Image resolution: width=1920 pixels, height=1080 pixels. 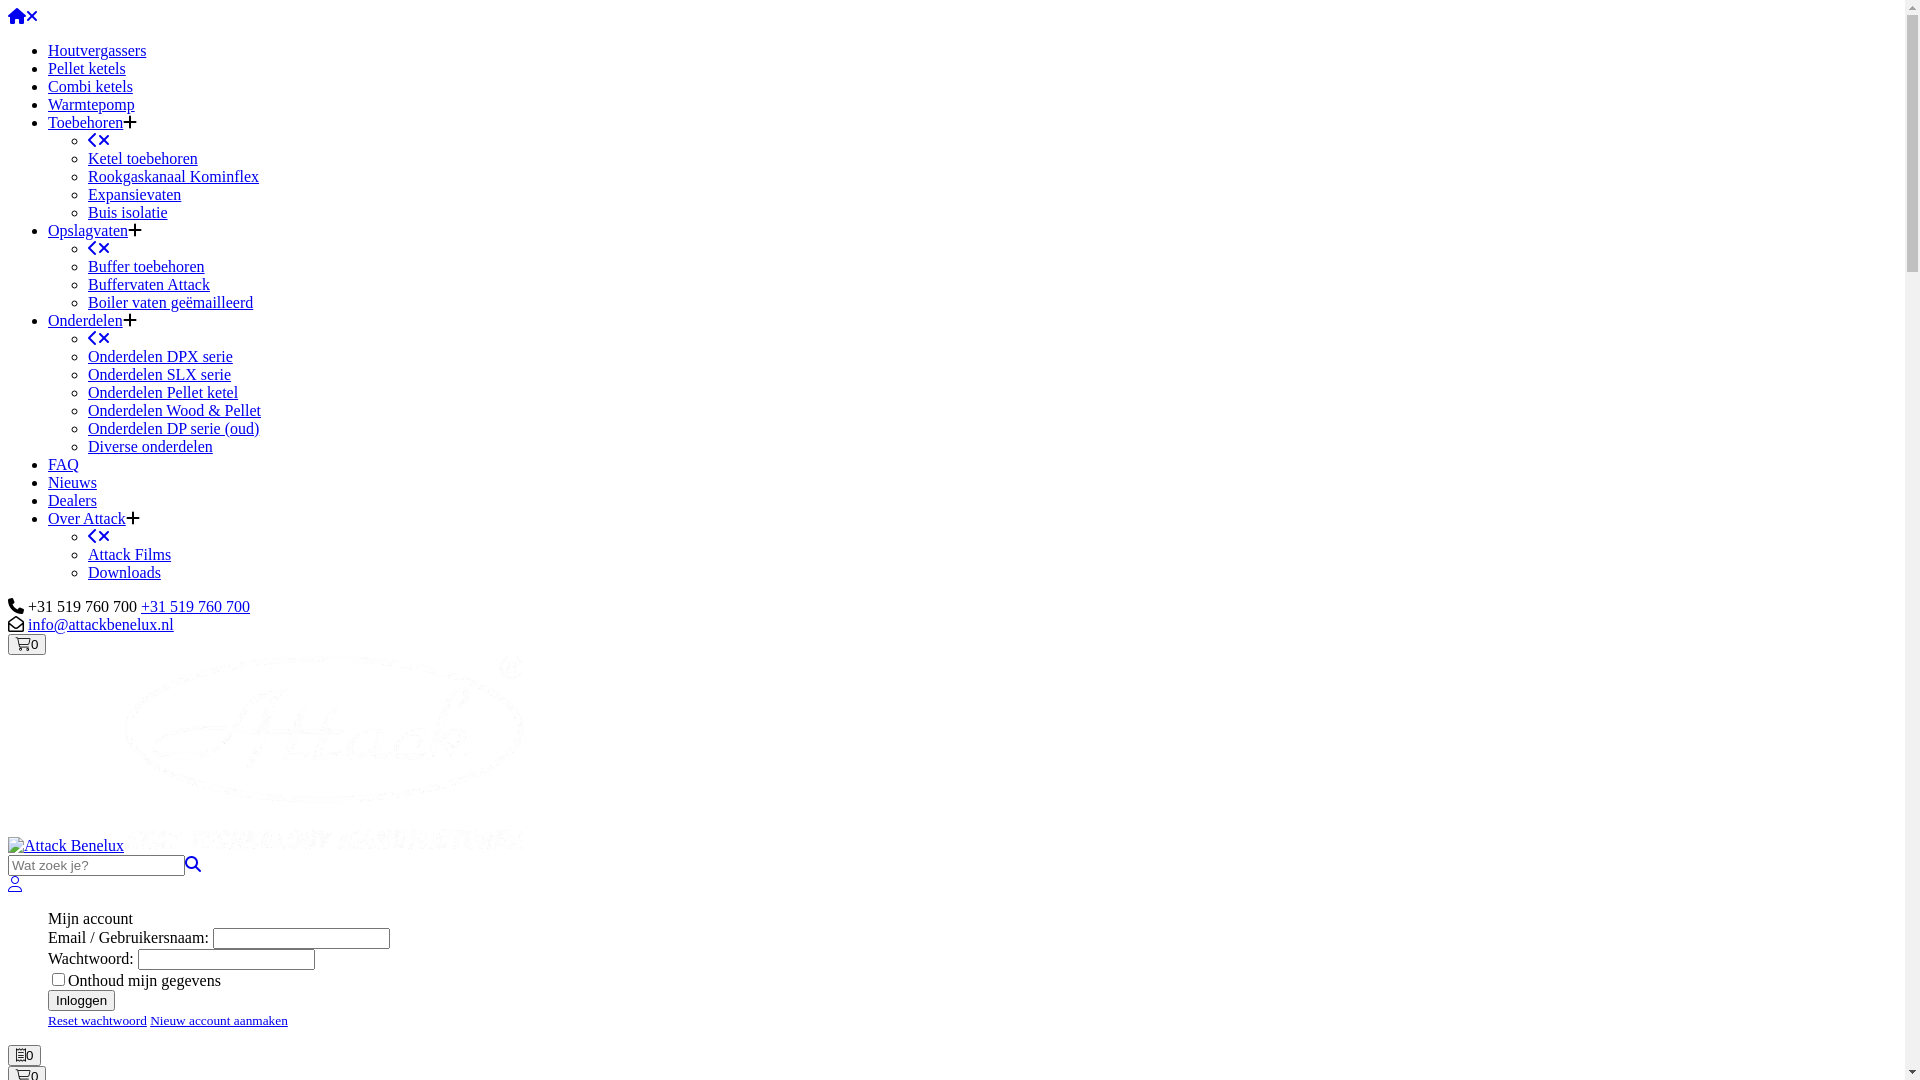 I want to click on 'Onderdelen', so click(x=84, y=319).